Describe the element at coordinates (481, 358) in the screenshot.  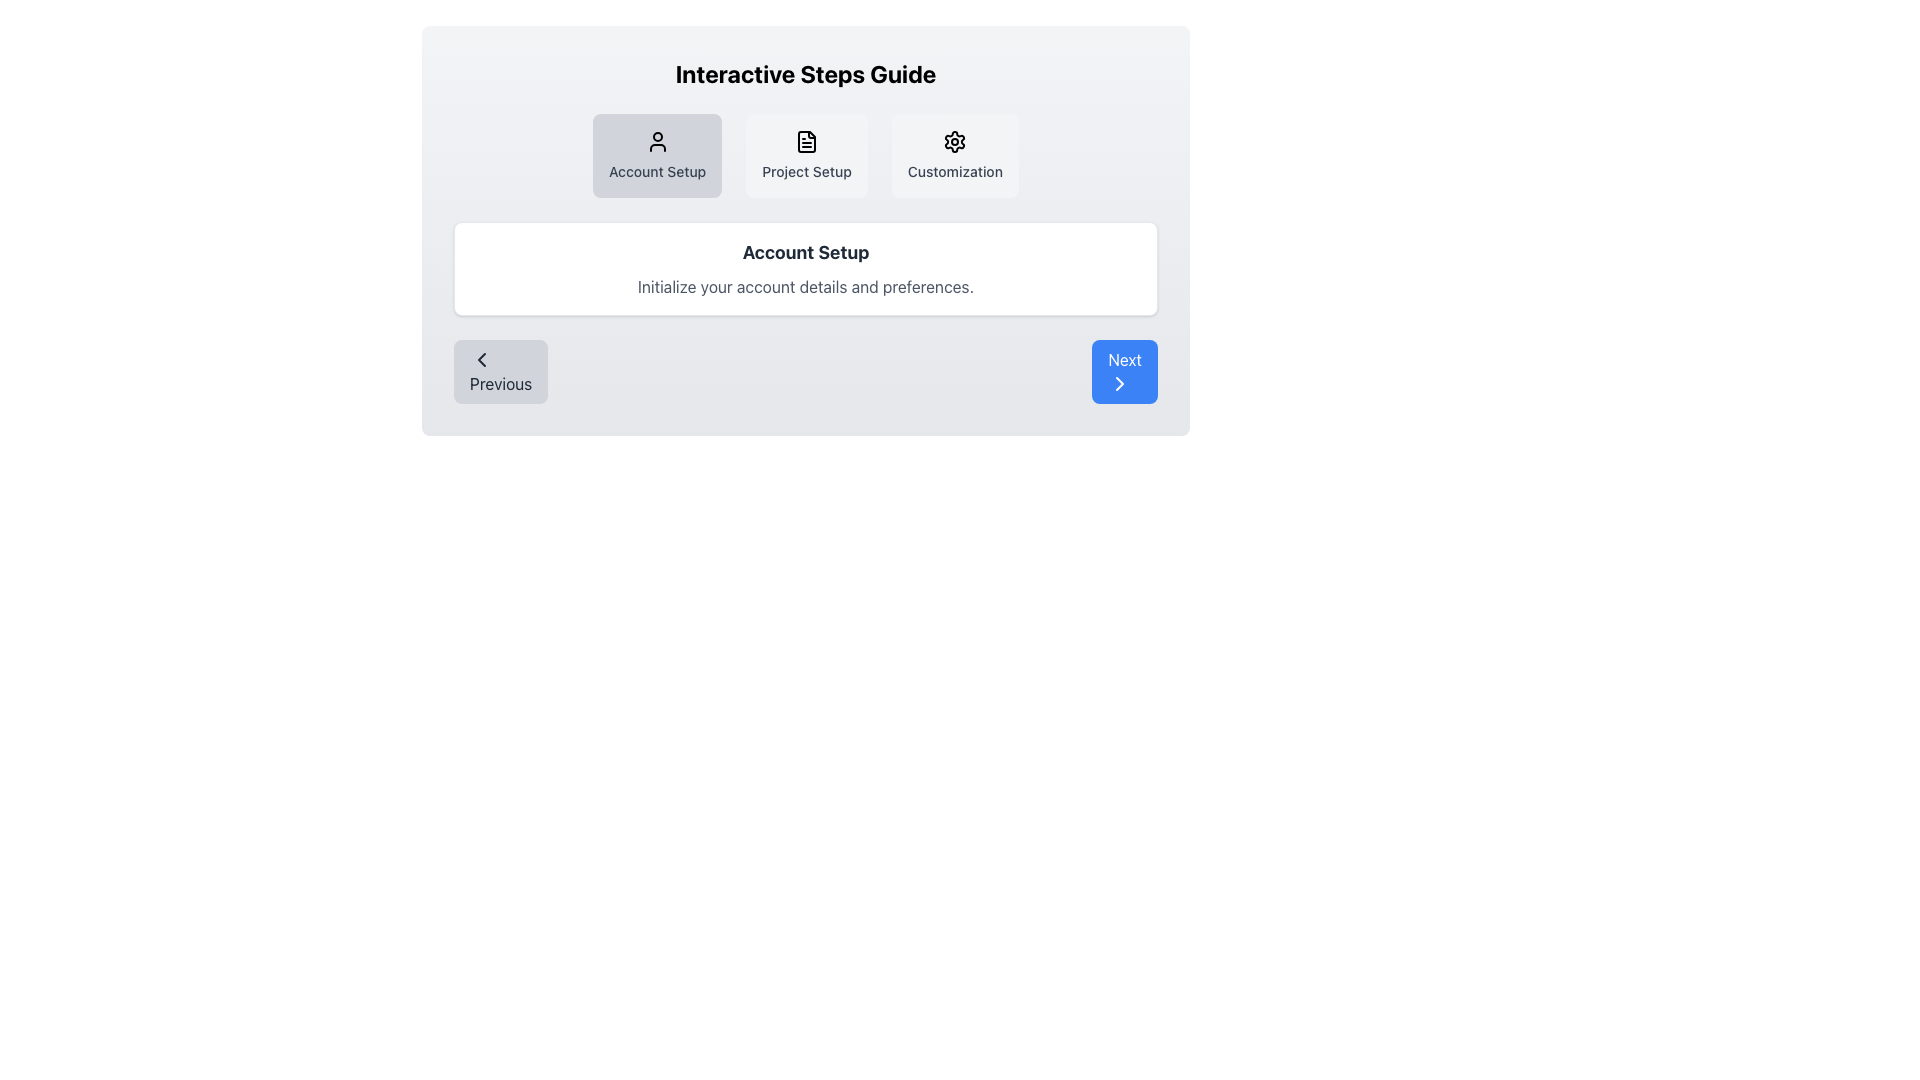
I see `the 'Previous' icon located at the bottom left of the card interface, indicating its role in navigating to the prior step or page` at that location.